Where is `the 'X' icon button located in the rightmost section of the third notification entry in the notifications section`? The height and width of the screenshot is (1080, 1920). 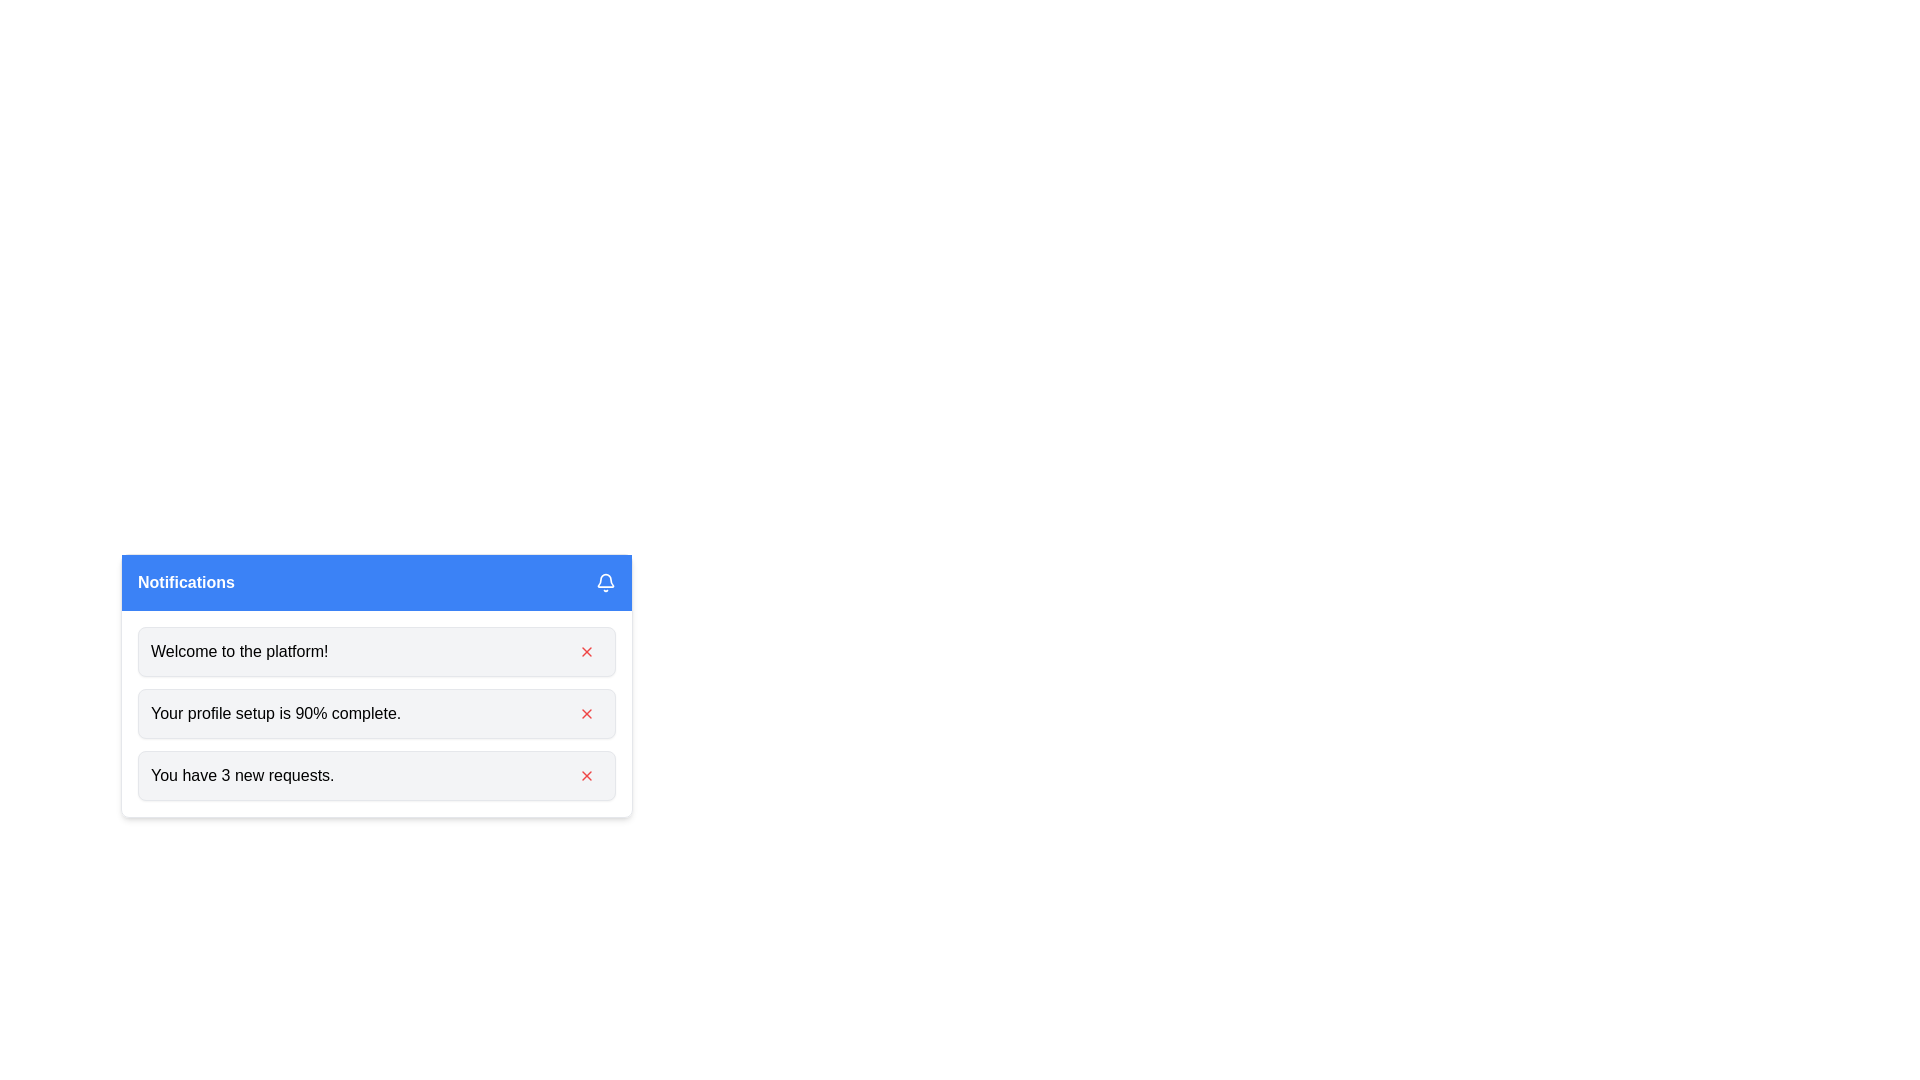
the 'X' icon button located in the rightmost section of the third notification entry in the notifications section is located at coordinates (585, 774).